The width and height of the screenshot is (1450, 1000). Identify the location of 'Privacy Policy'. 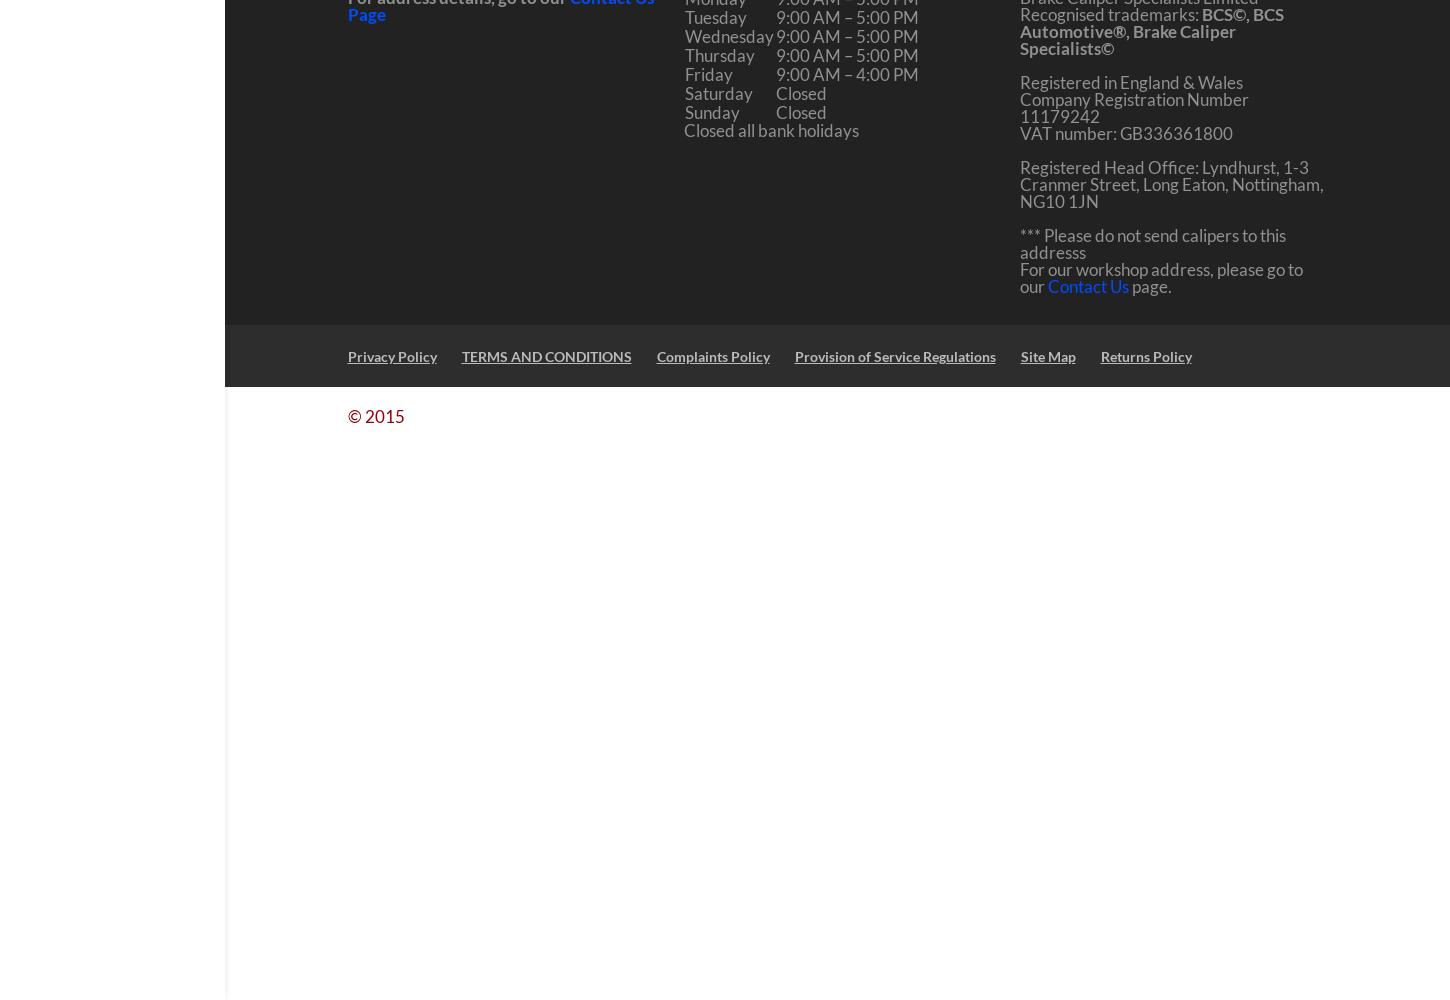
(390, 354).